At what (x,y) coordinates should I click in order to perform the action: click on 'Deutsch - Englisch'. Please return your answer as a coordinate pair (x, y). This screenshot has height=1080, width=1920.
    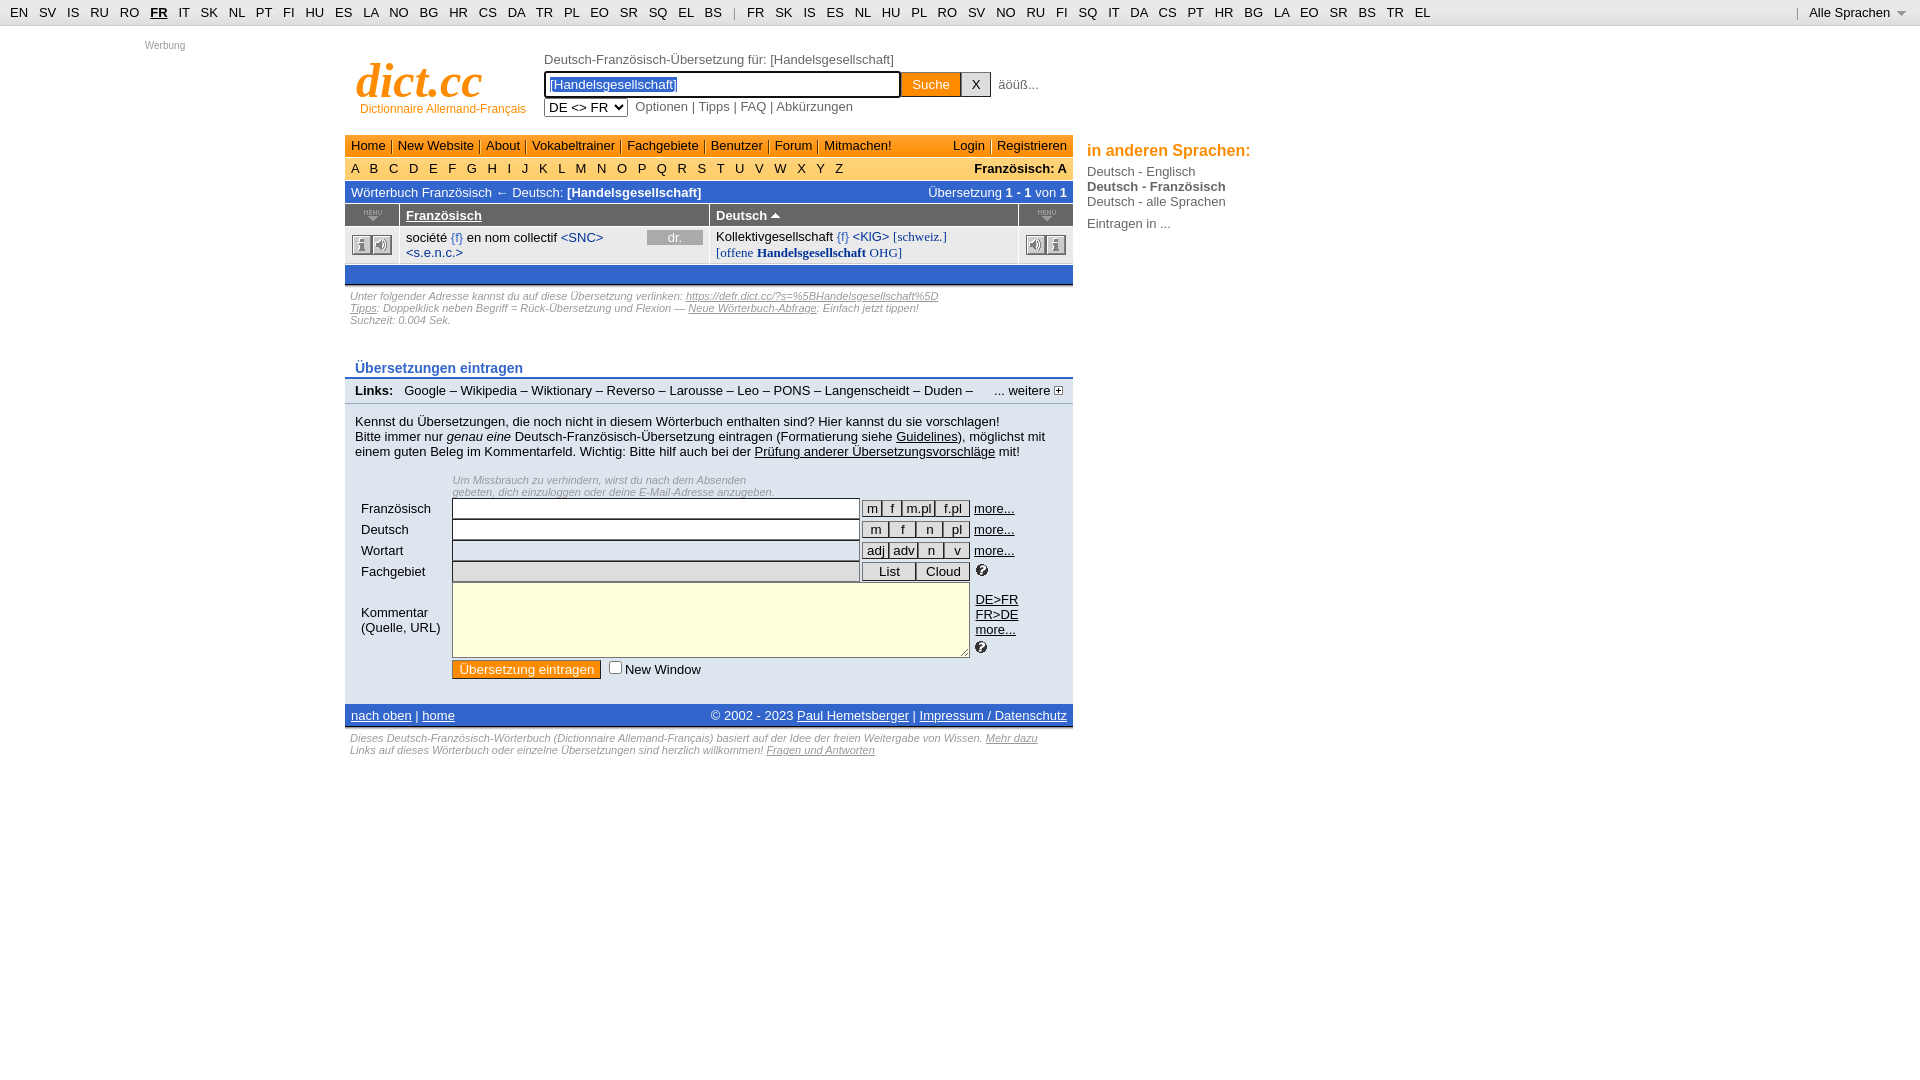
    Looking at the image, I should click on (1141, 170).